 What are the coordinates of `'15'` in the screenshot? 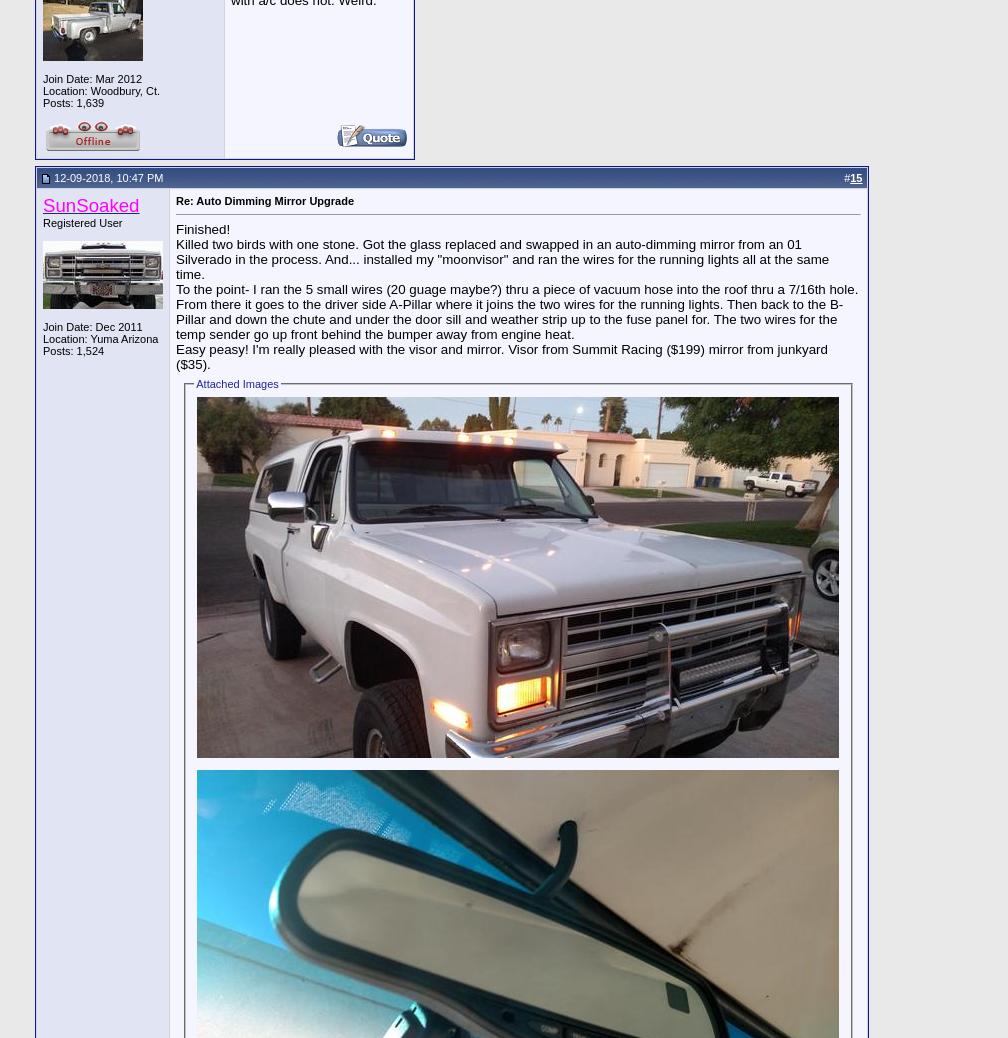 It's located at (855, 177).